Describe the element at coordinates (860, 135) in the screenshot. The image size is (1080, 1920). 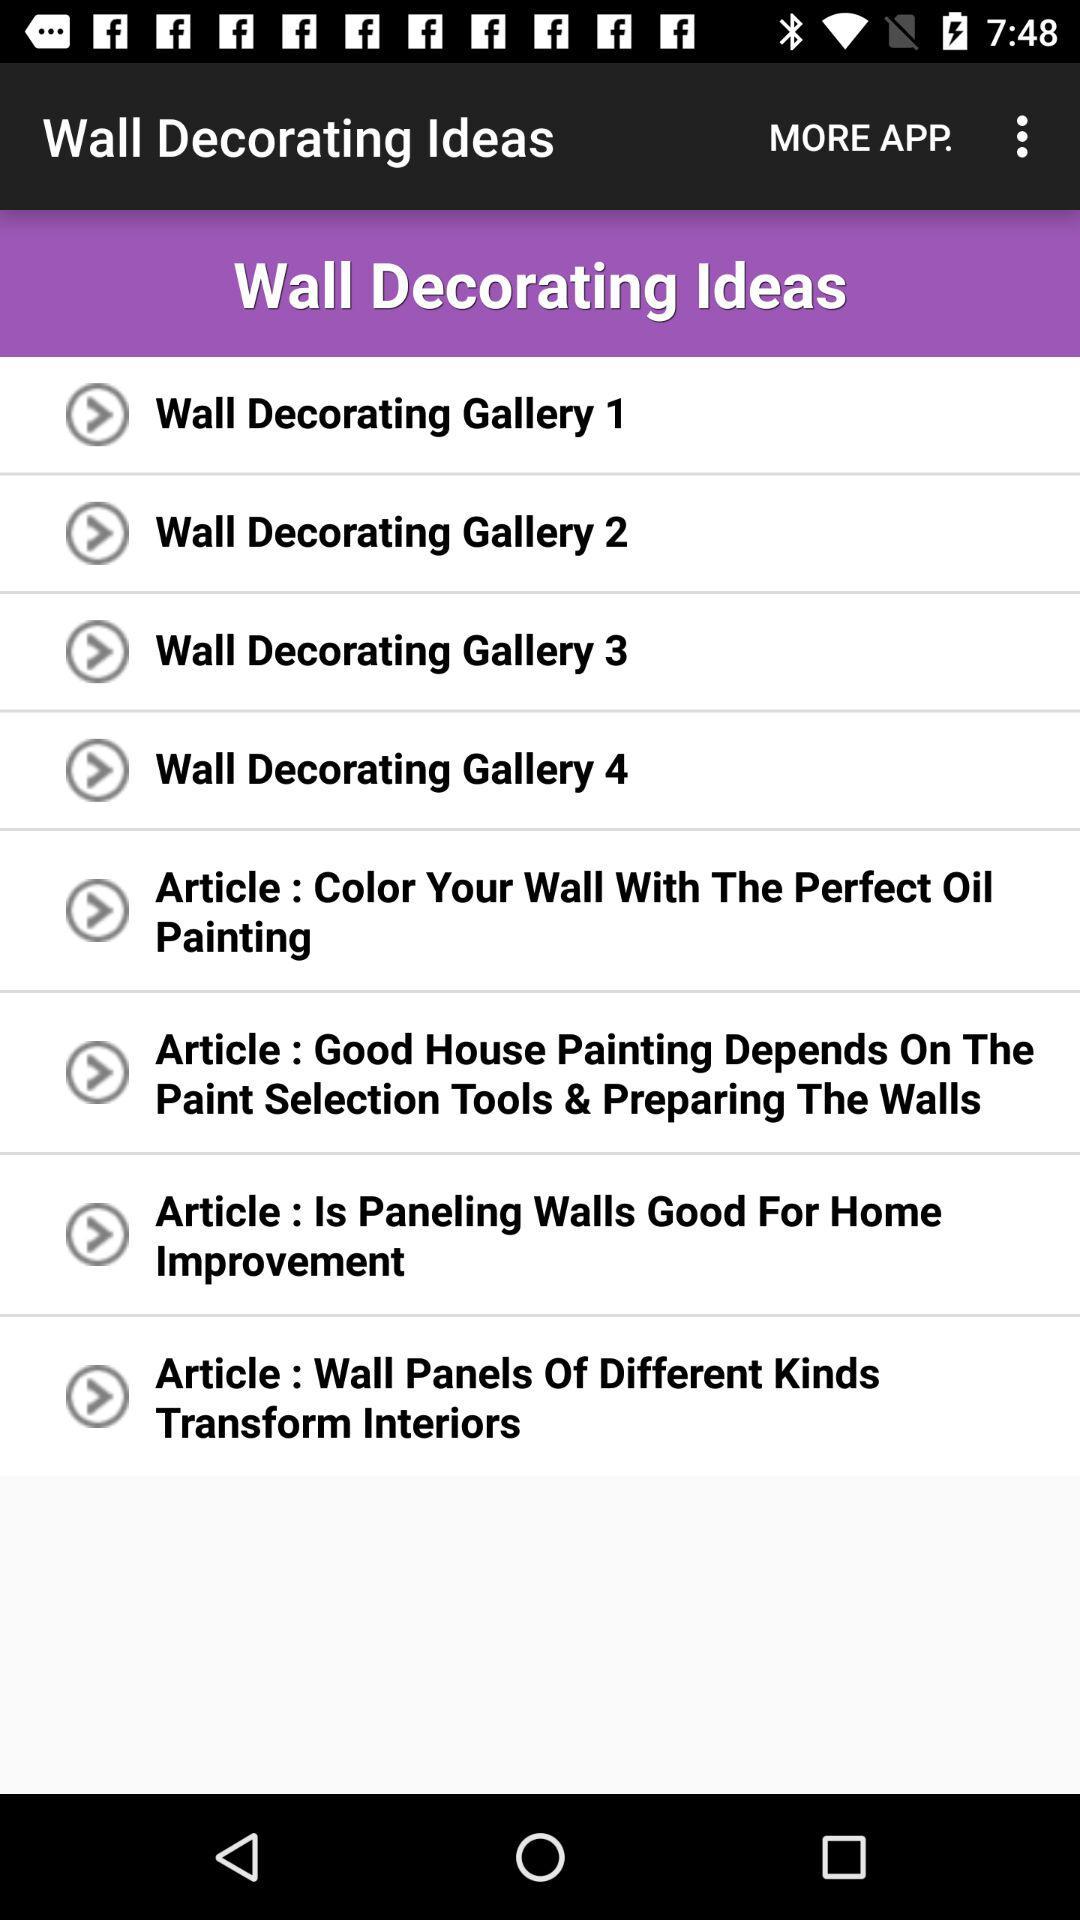
I see `the app next to the wall decorating ideas app` at that location.